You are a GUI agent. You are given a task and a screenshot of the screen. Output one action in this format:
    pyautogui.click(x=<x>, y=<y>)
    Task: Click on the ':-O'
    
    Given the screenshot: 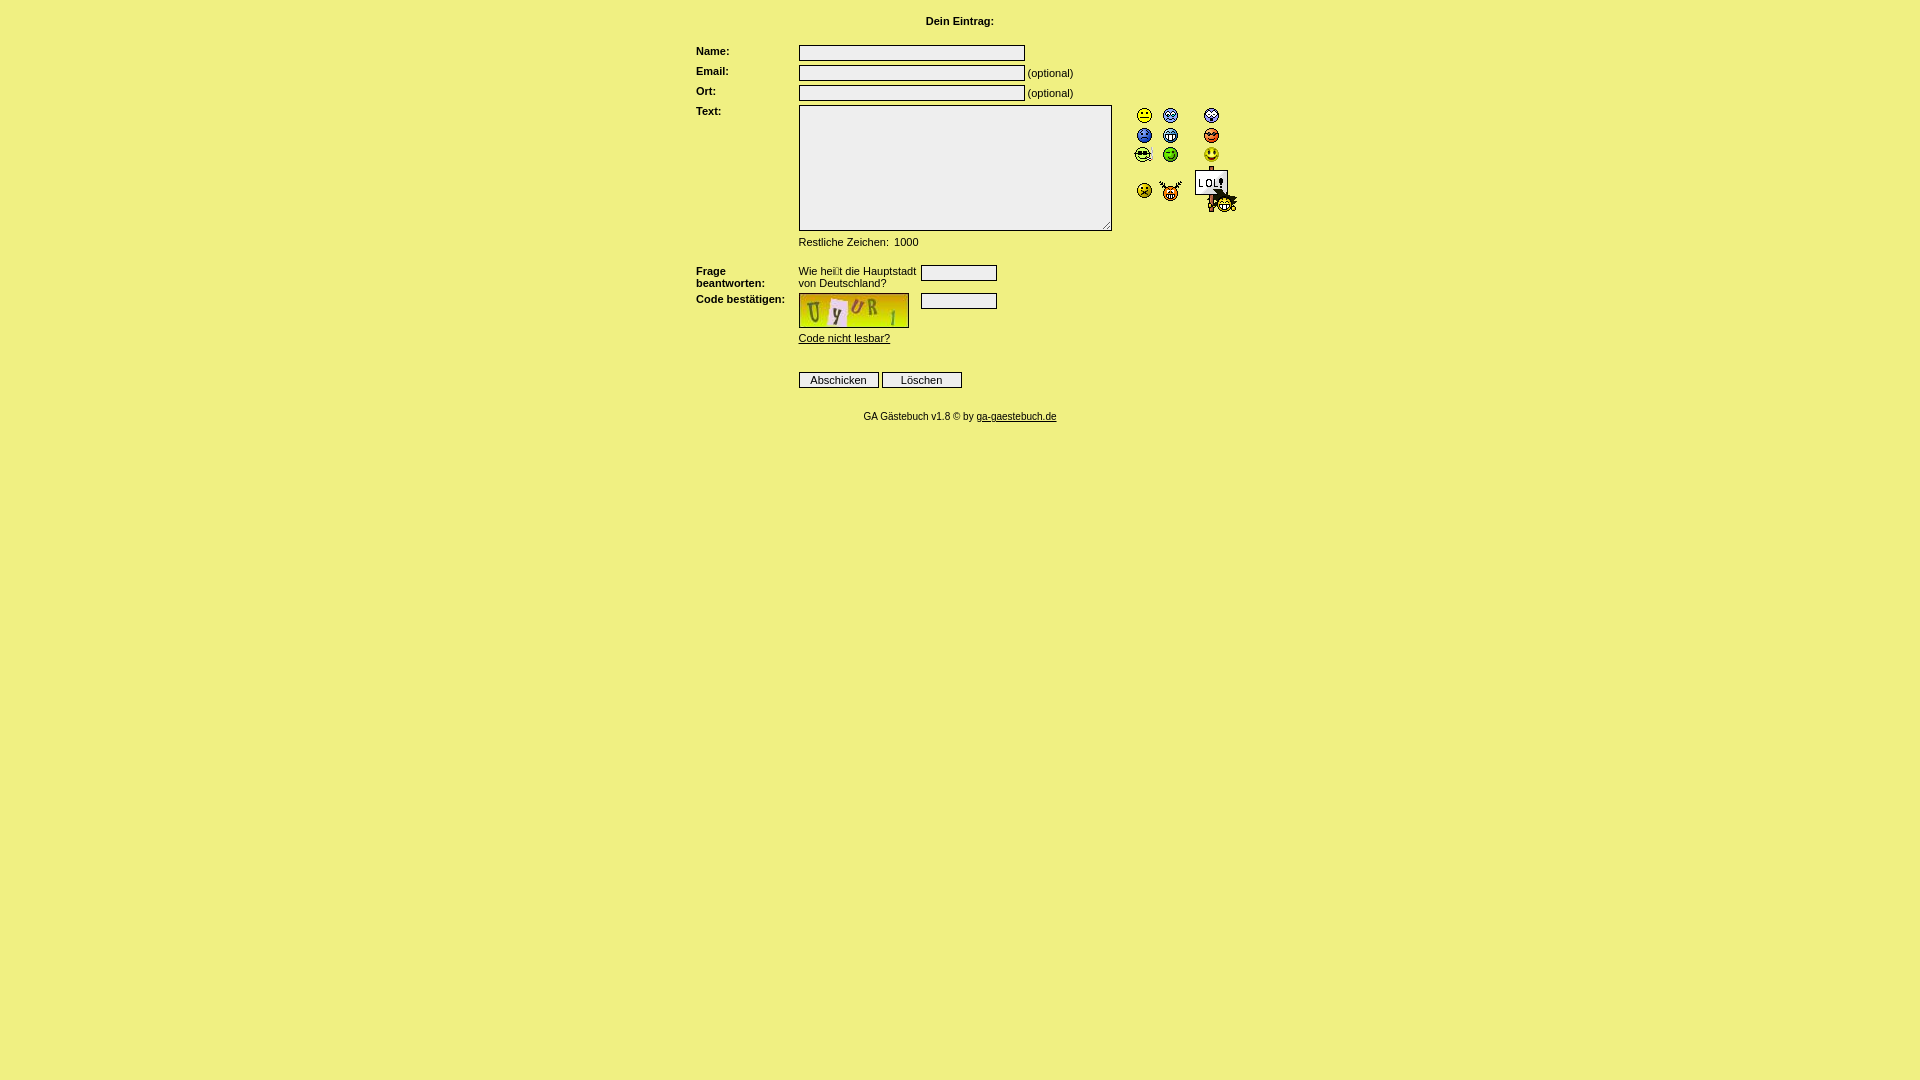 What is the action you would take?
    pyautogui.click(x=1210, y=115)
    